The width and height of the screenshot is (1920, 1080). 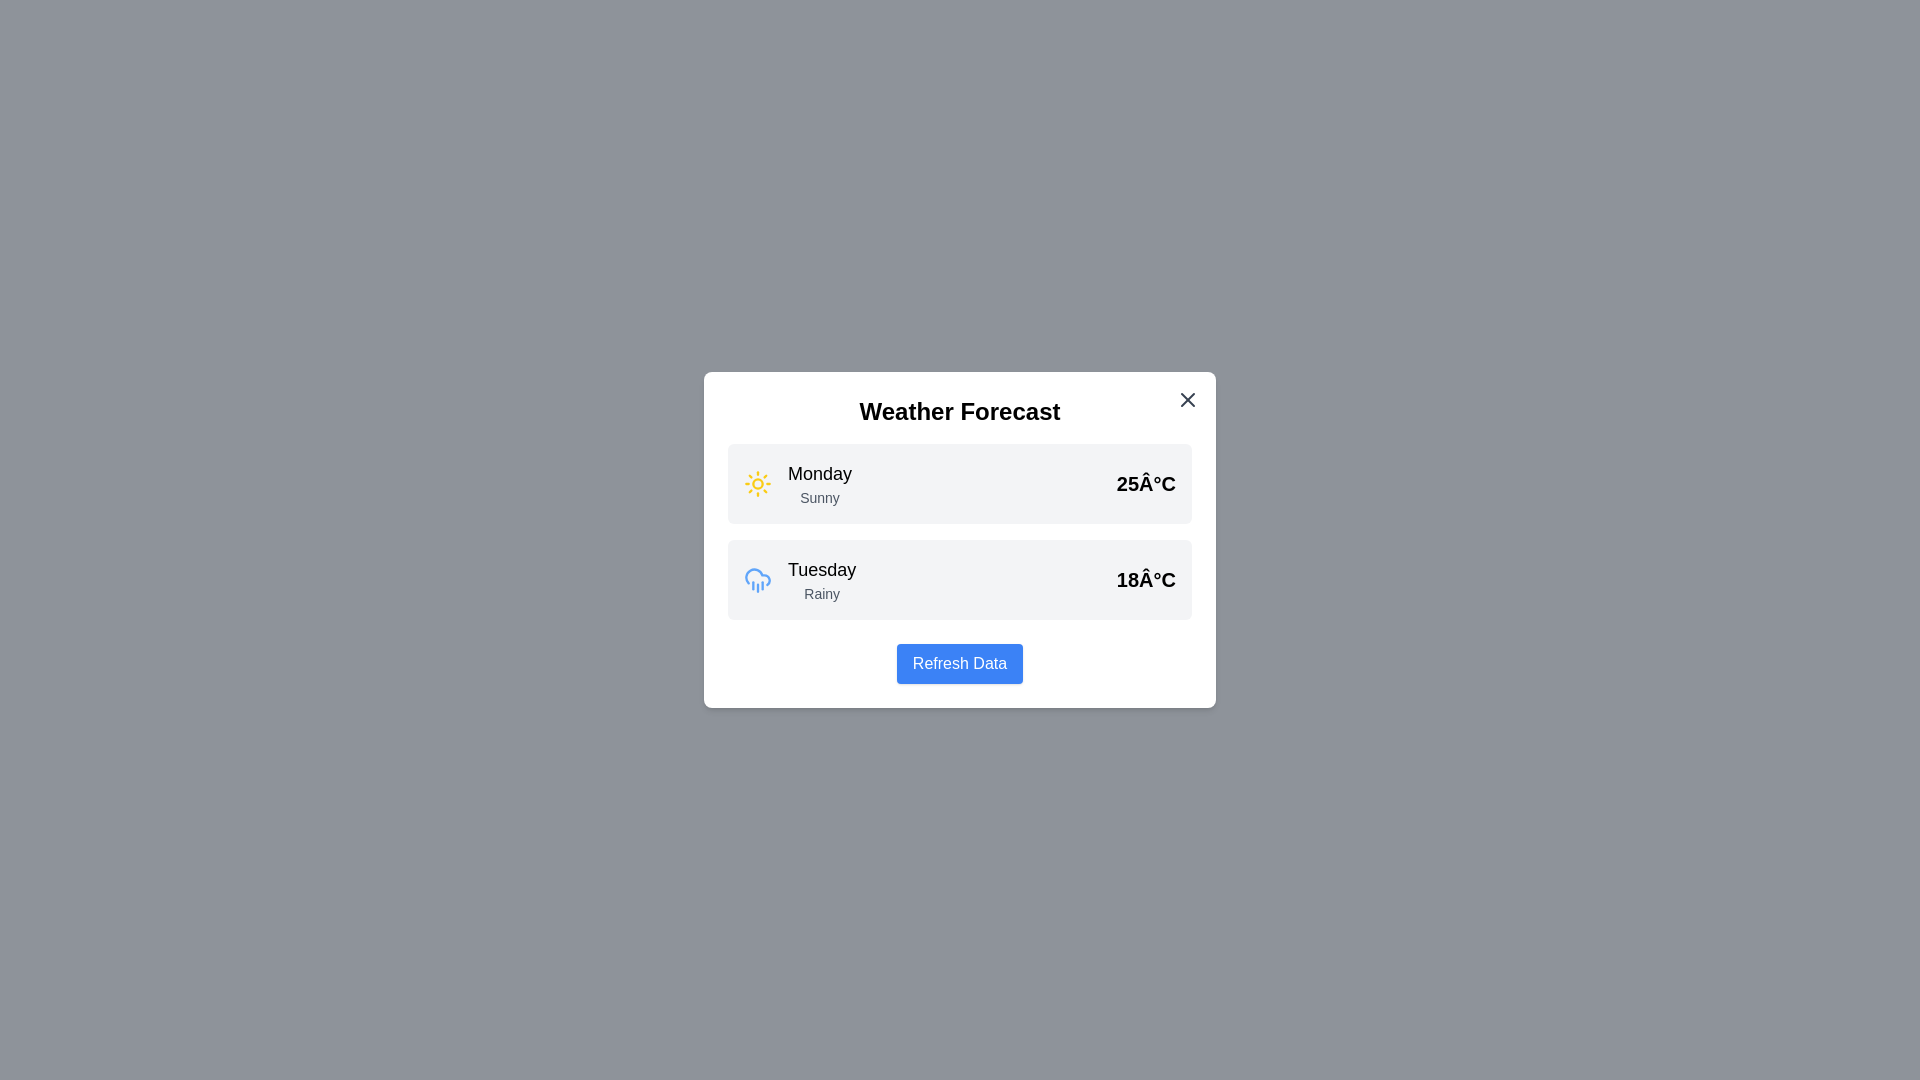 What do you see at coordinates (960, 663) in the screenshot?
I see `the 'Refresh Data' button with rounded corners and a blue background located at the bottom center of the 'Weather Forecast' dialog to refresh the displayed data` at bounding box center [960, 663].